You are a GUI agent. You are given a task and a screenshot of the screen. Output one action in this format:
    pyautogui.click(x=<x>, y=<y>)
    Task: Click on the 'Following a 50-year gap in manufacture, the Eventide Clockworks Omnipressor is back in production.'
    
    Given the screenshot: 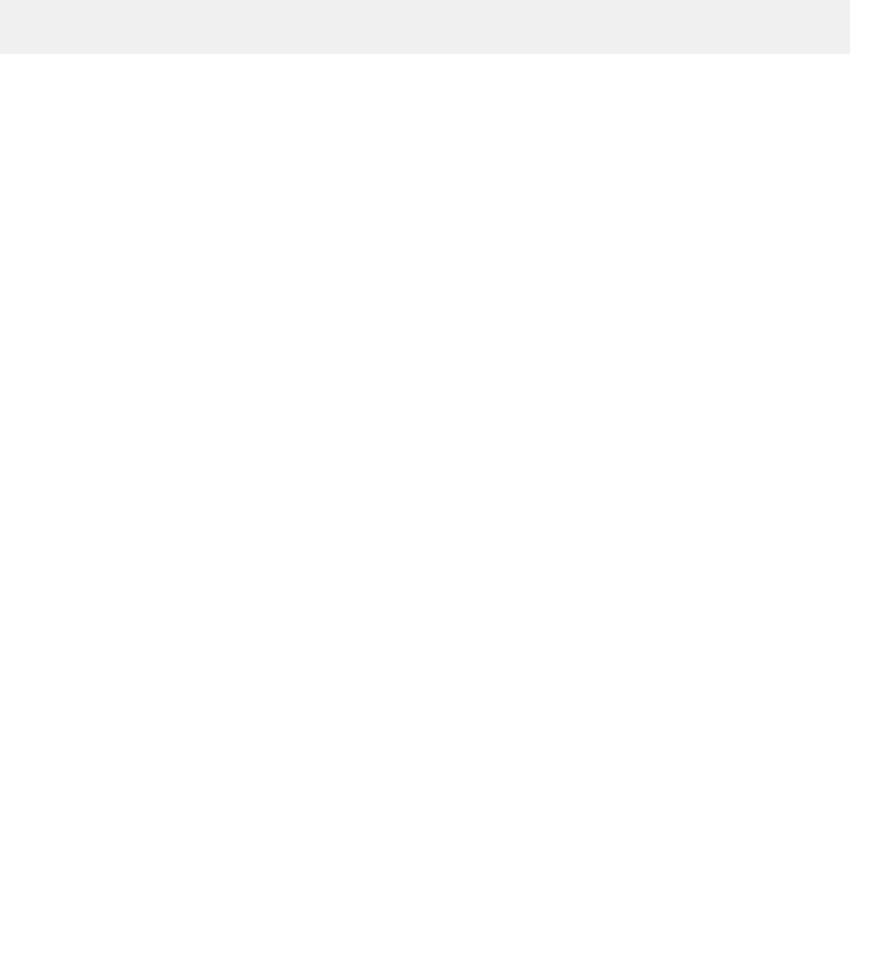 What is the action you would take?
    pyautogui.click(x=356, y=666)
    